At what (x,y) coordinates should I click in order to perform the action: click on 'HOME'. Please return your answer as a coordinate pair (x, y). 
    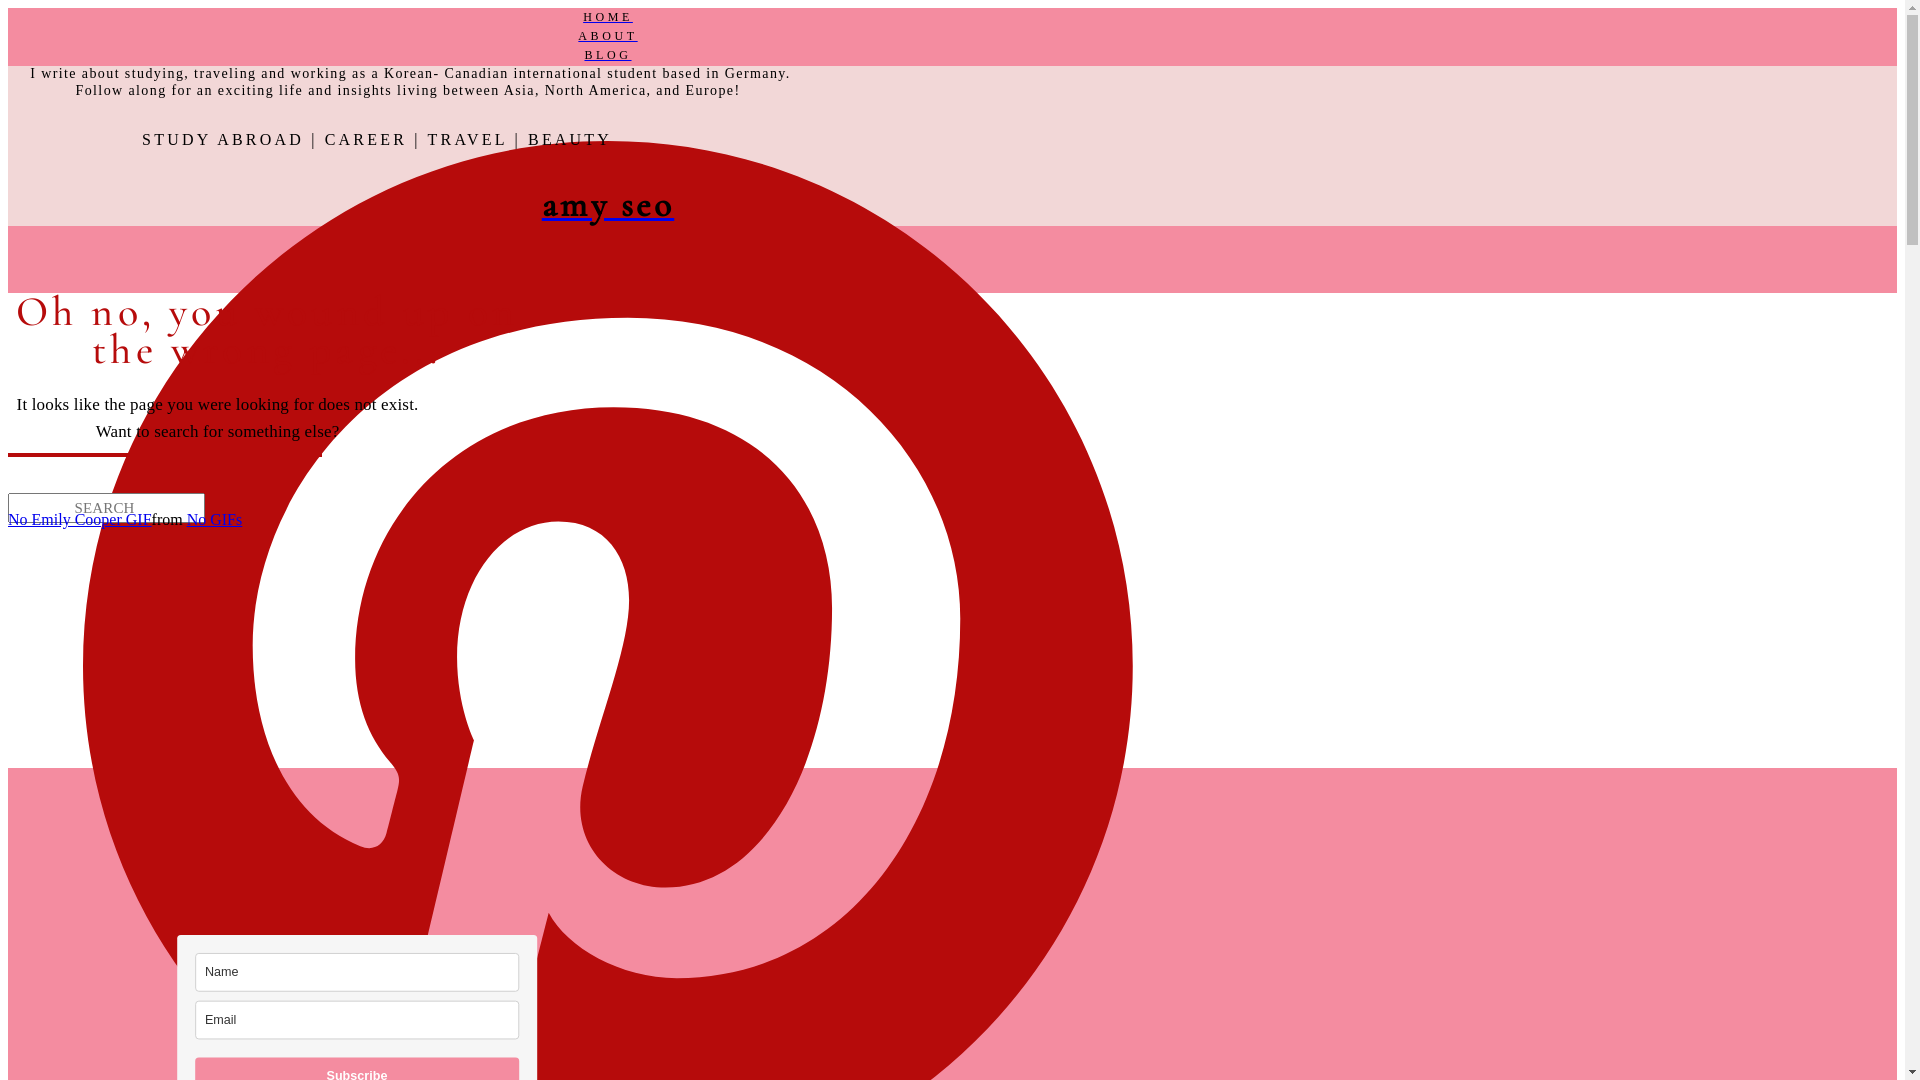
    Looking at the image, I should click on (607, 17).